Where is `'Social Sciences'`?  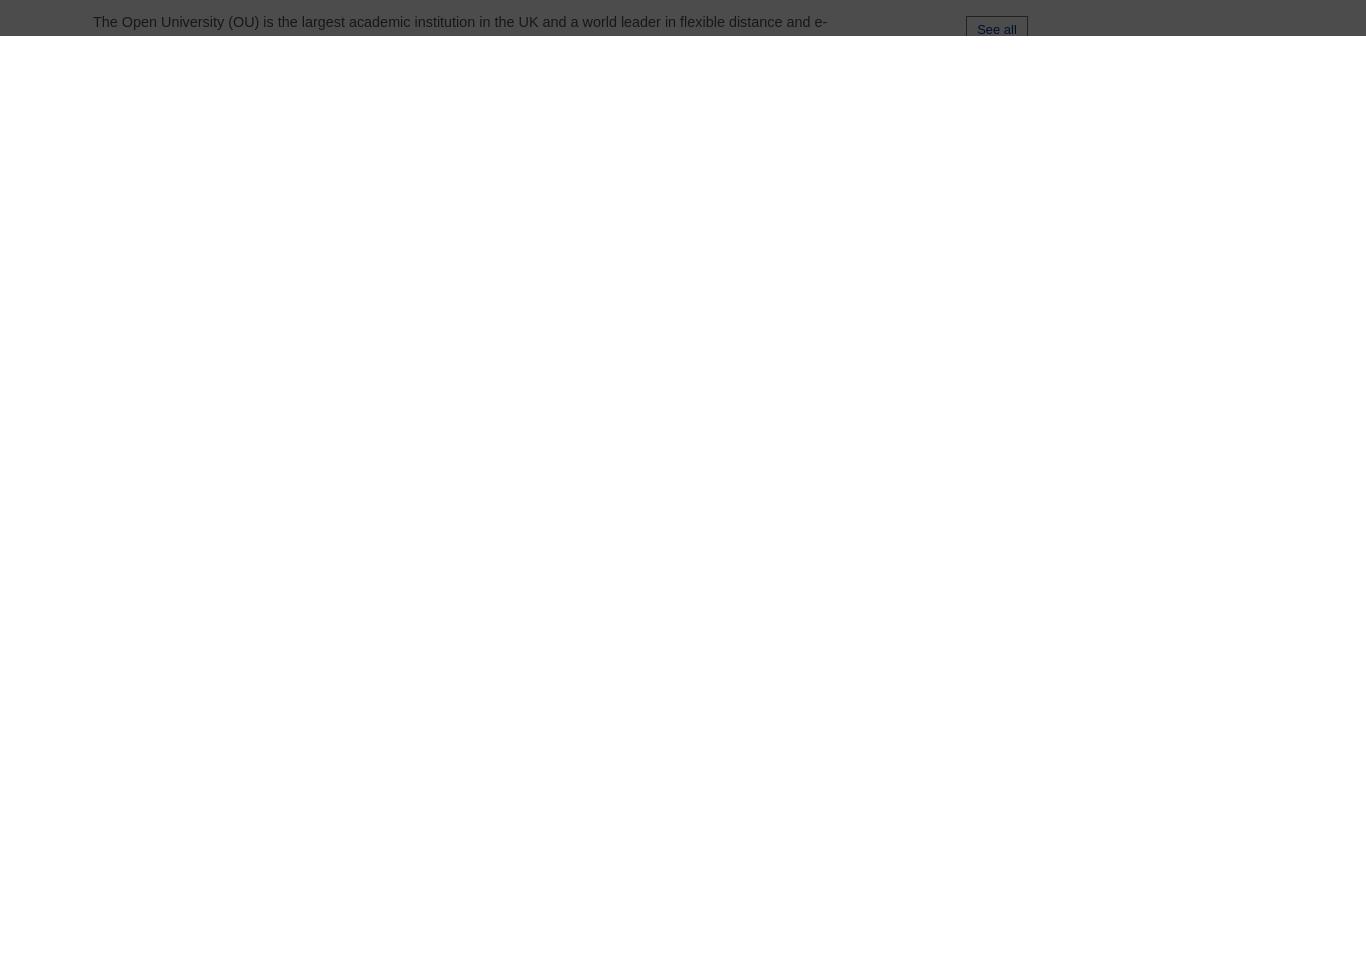 'Social Sciences' is located at coordinates (647, 665).